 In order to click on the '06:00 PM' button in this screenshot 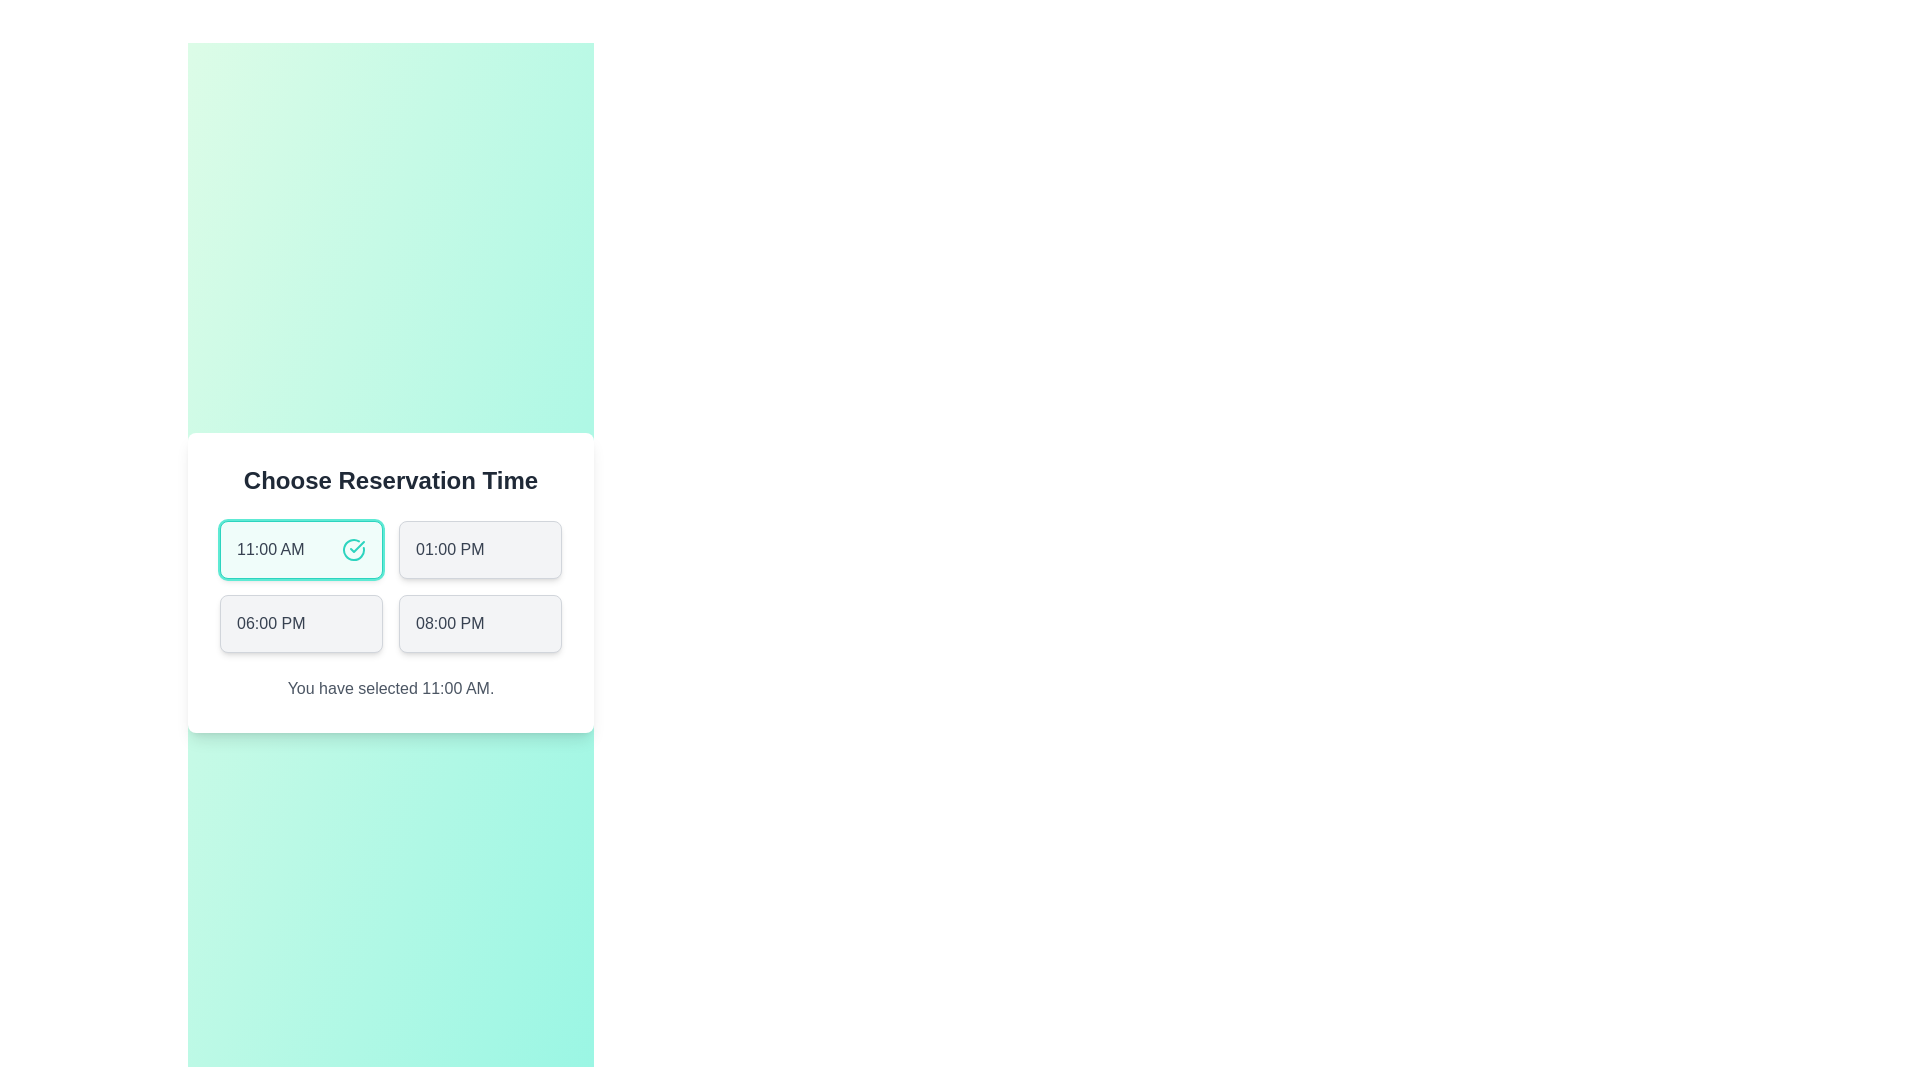, I will do `click(300, 623)`.